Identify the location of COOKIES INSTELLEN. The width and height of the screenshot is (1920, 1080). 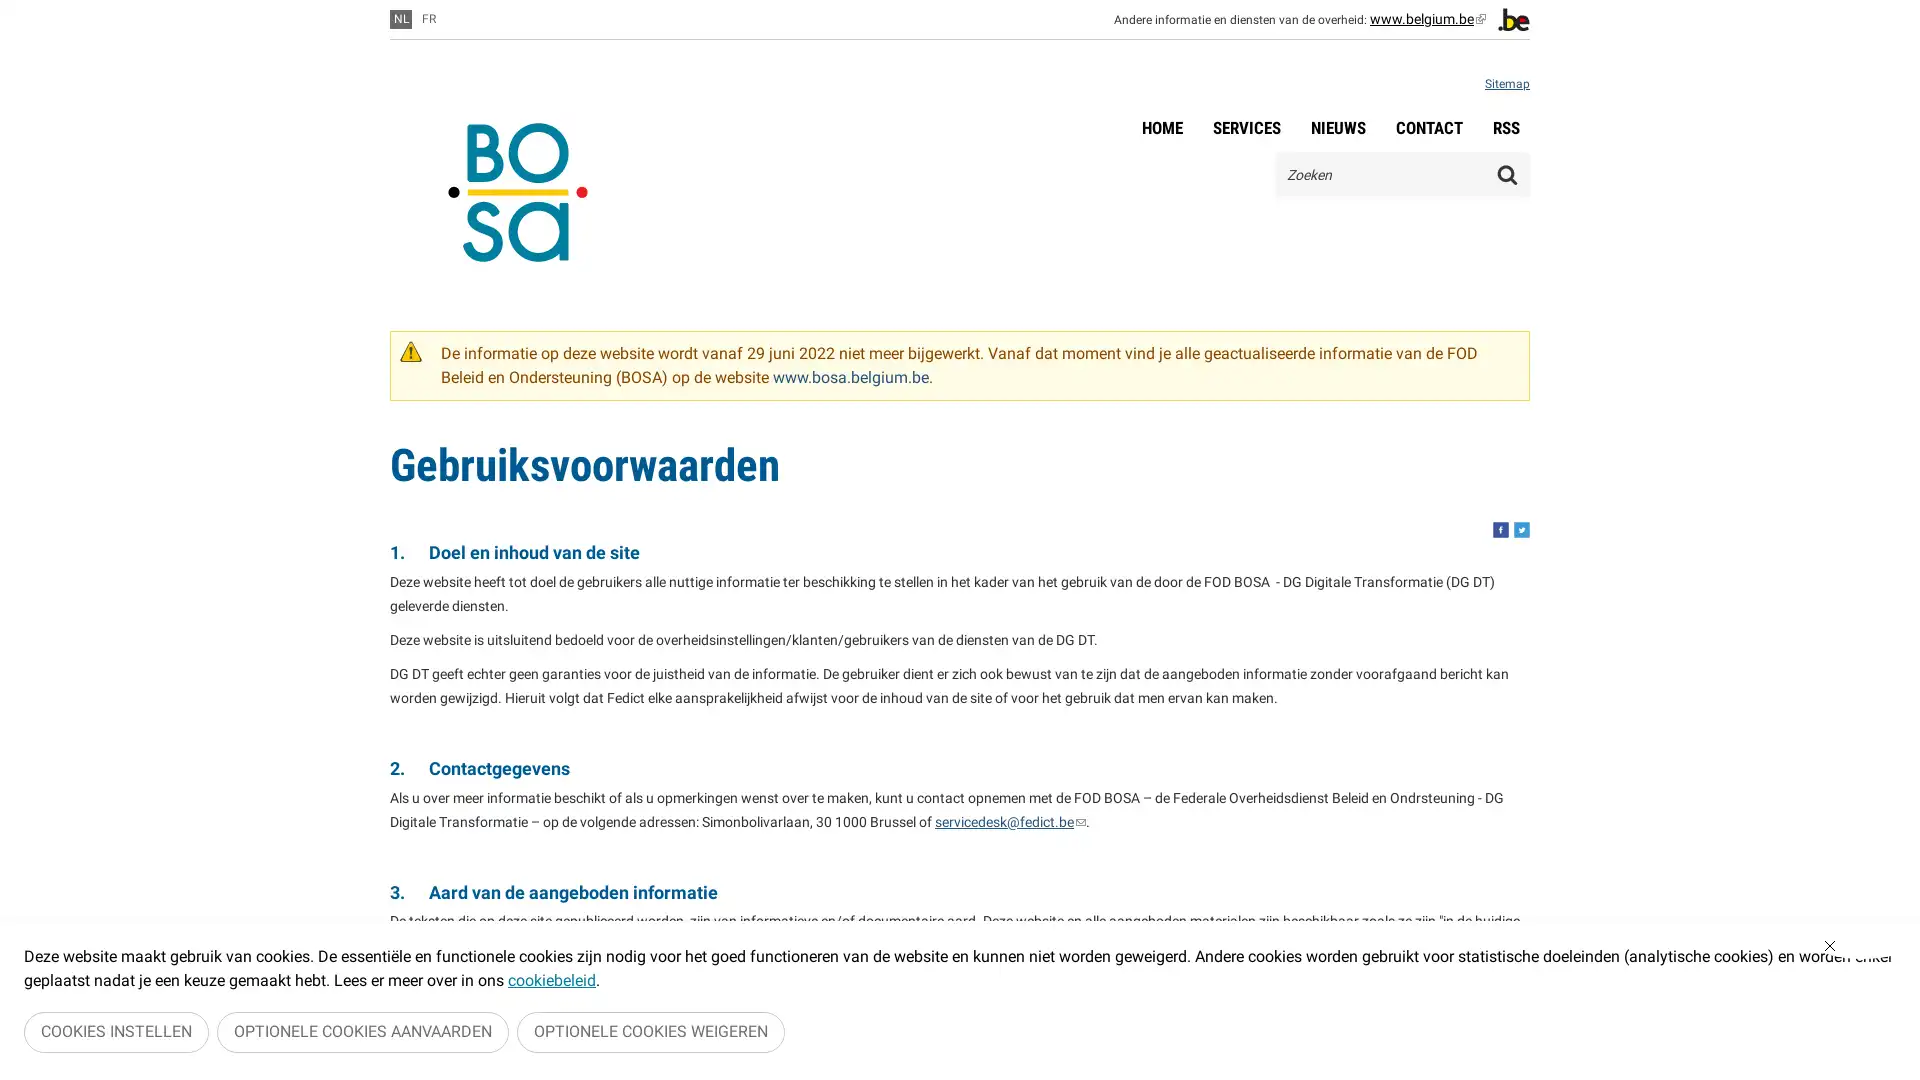
(115, 1034).